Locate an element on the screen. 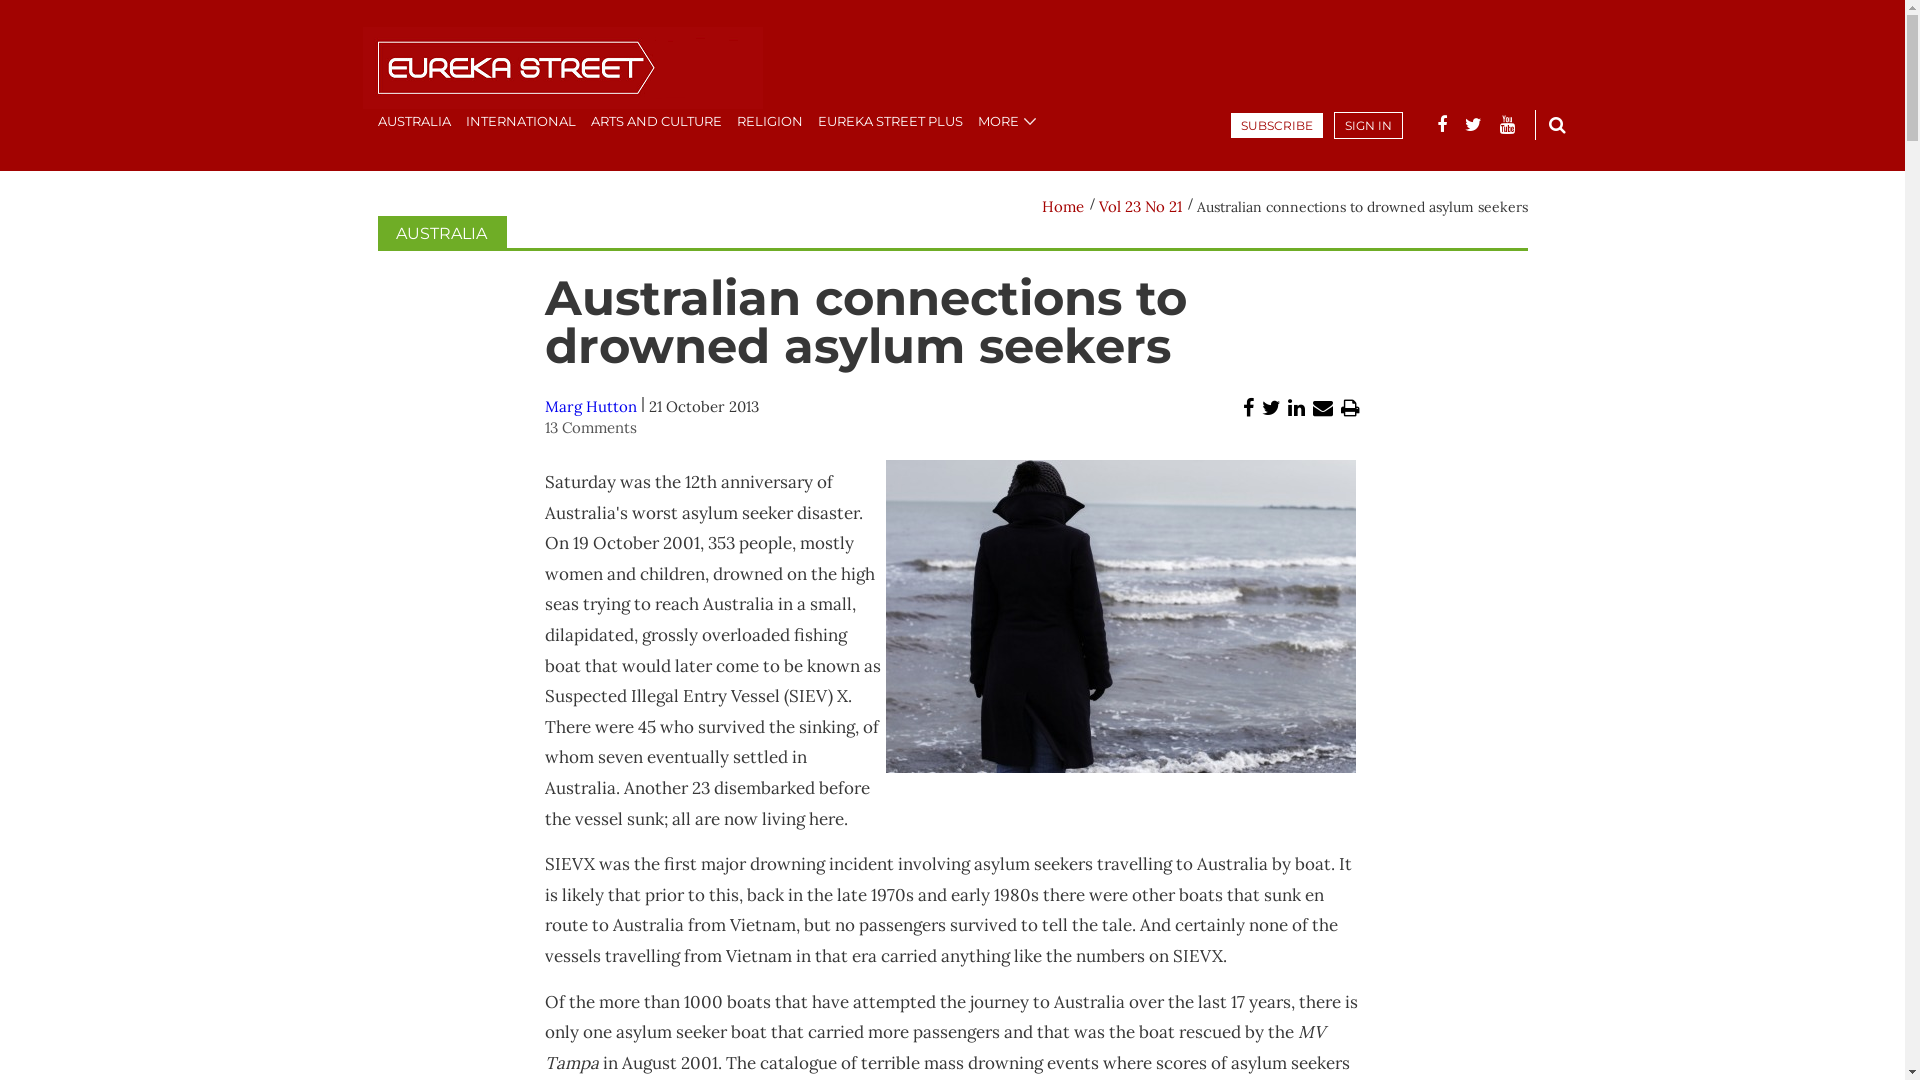 The width and height of the screenshot is (1920, 1080). 'Twitter' is located at coordinates (1270, 407).